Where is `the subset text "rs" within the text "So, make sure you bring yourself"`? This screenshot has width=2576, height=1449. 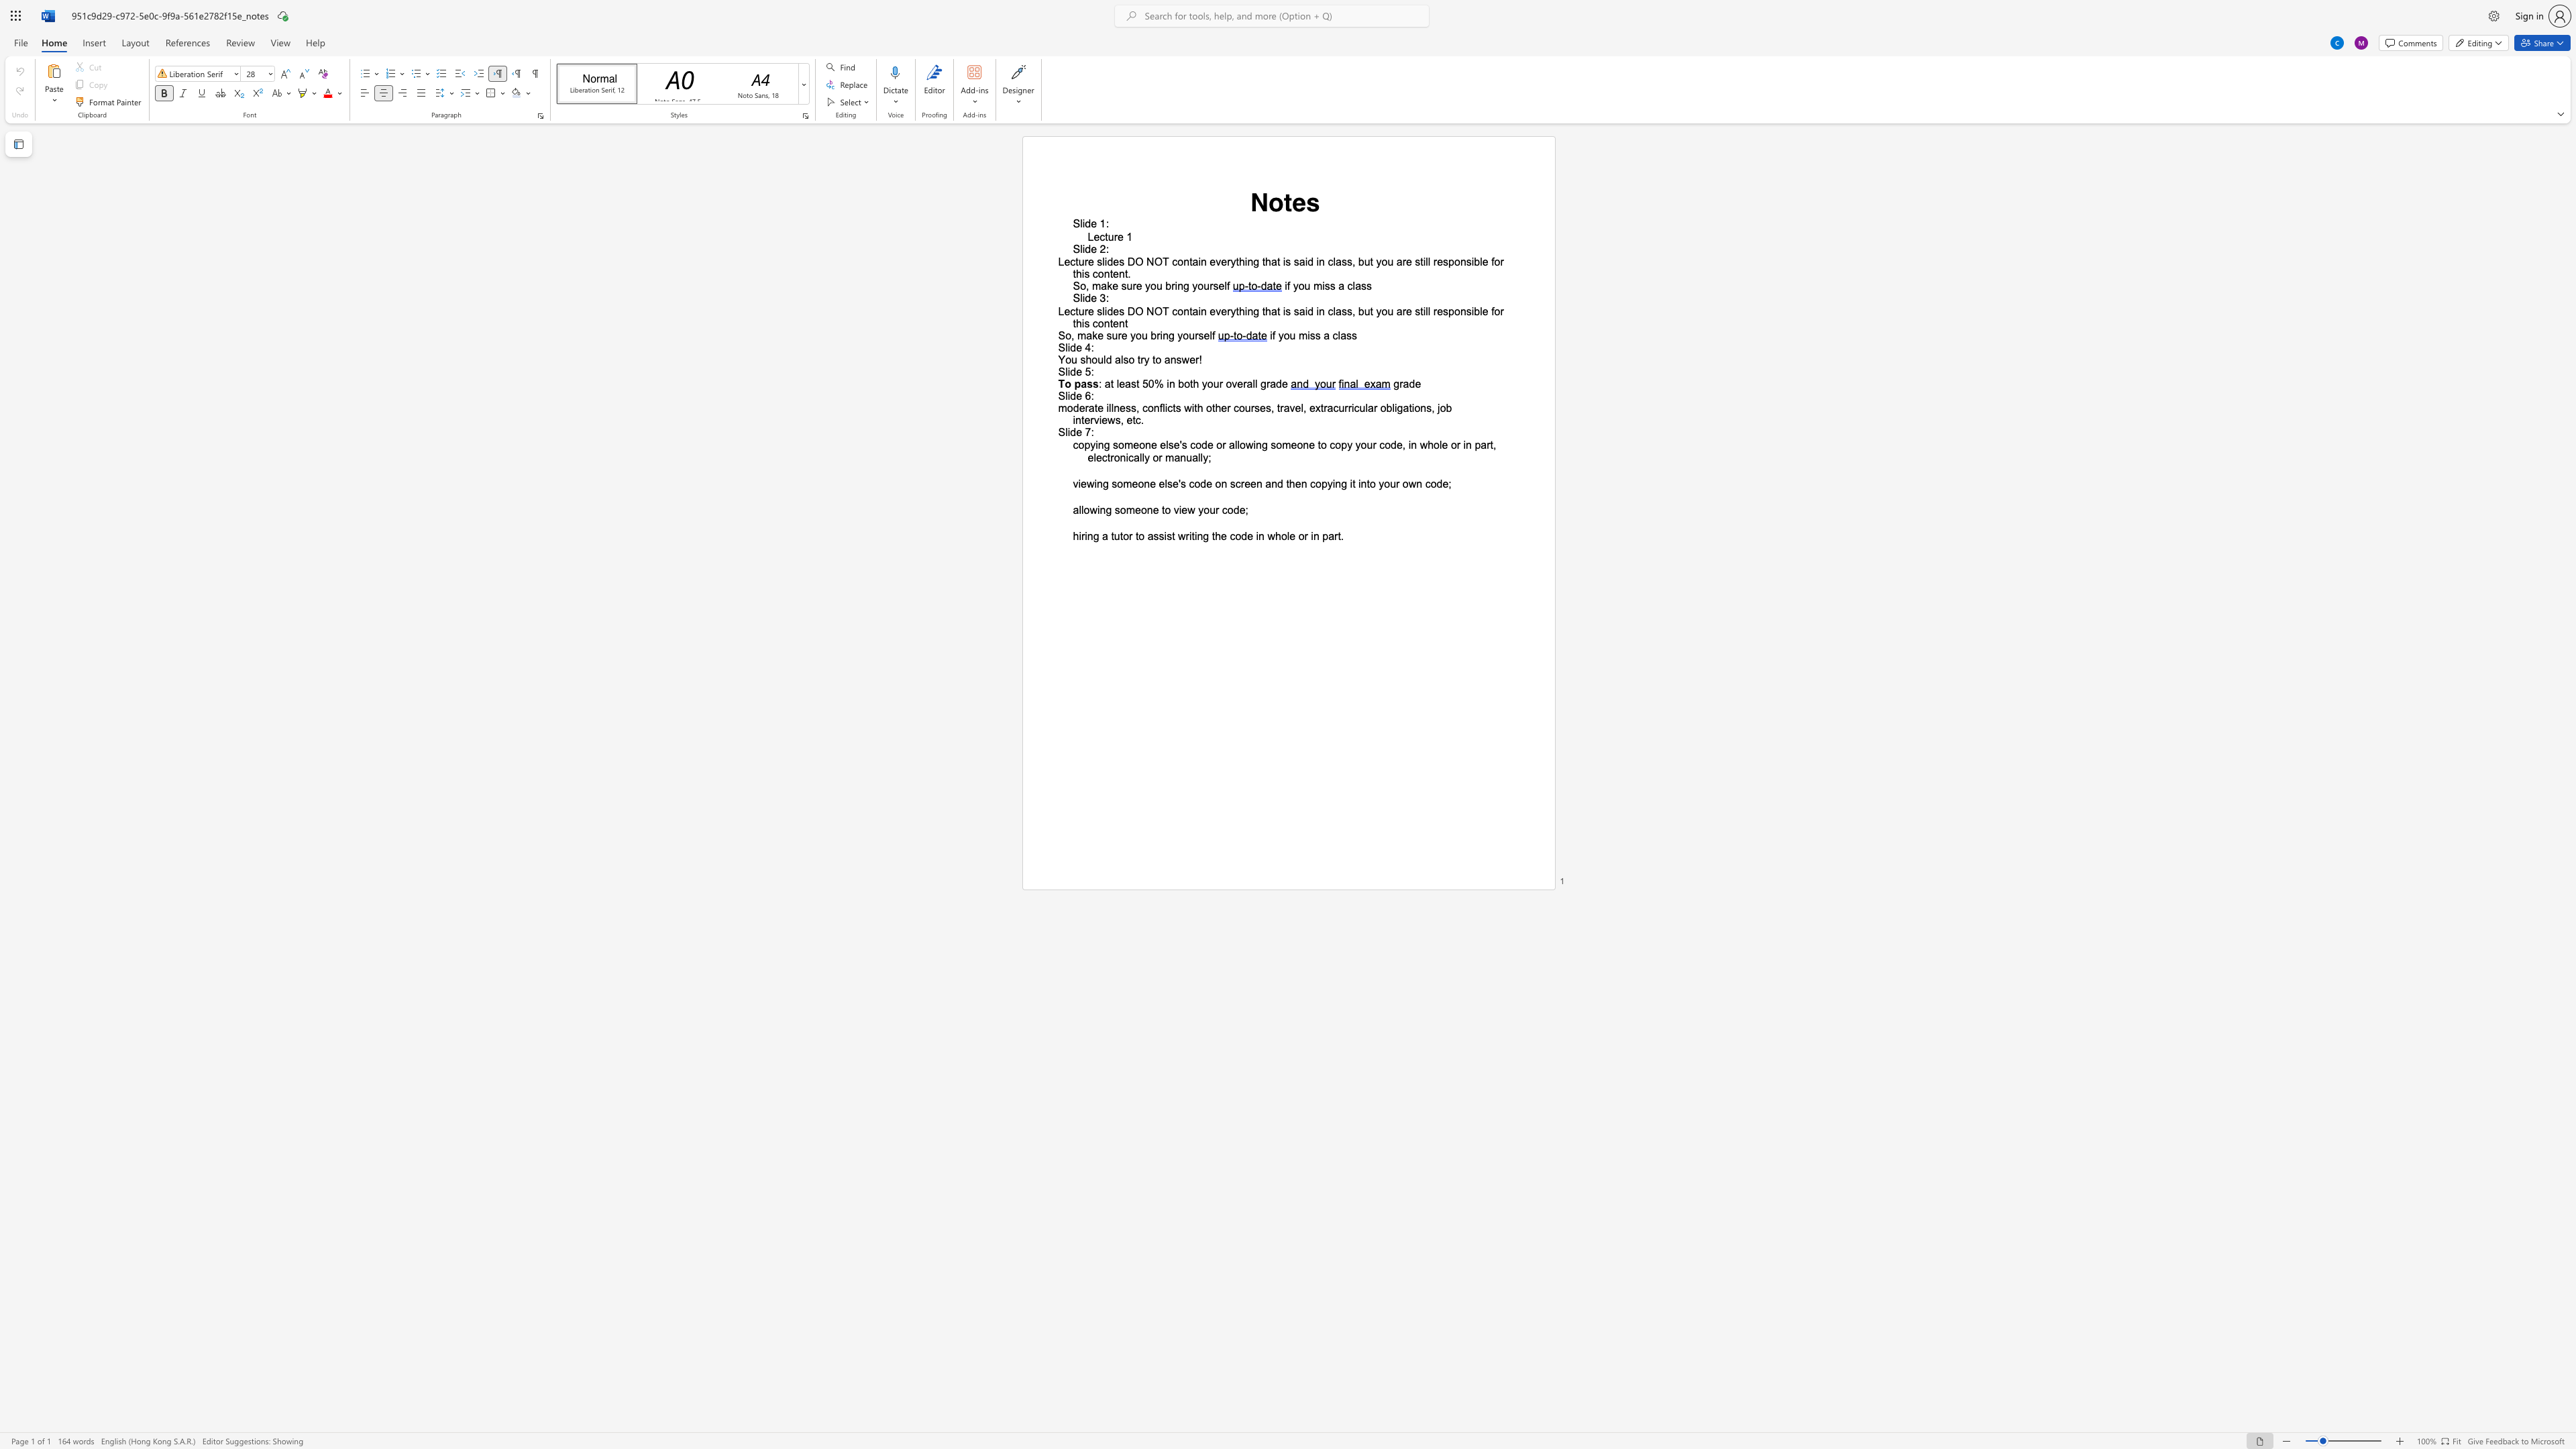 the subset text "rs" within the text "So, make sure you bring yourself" is located at coordinates (1193, 335).